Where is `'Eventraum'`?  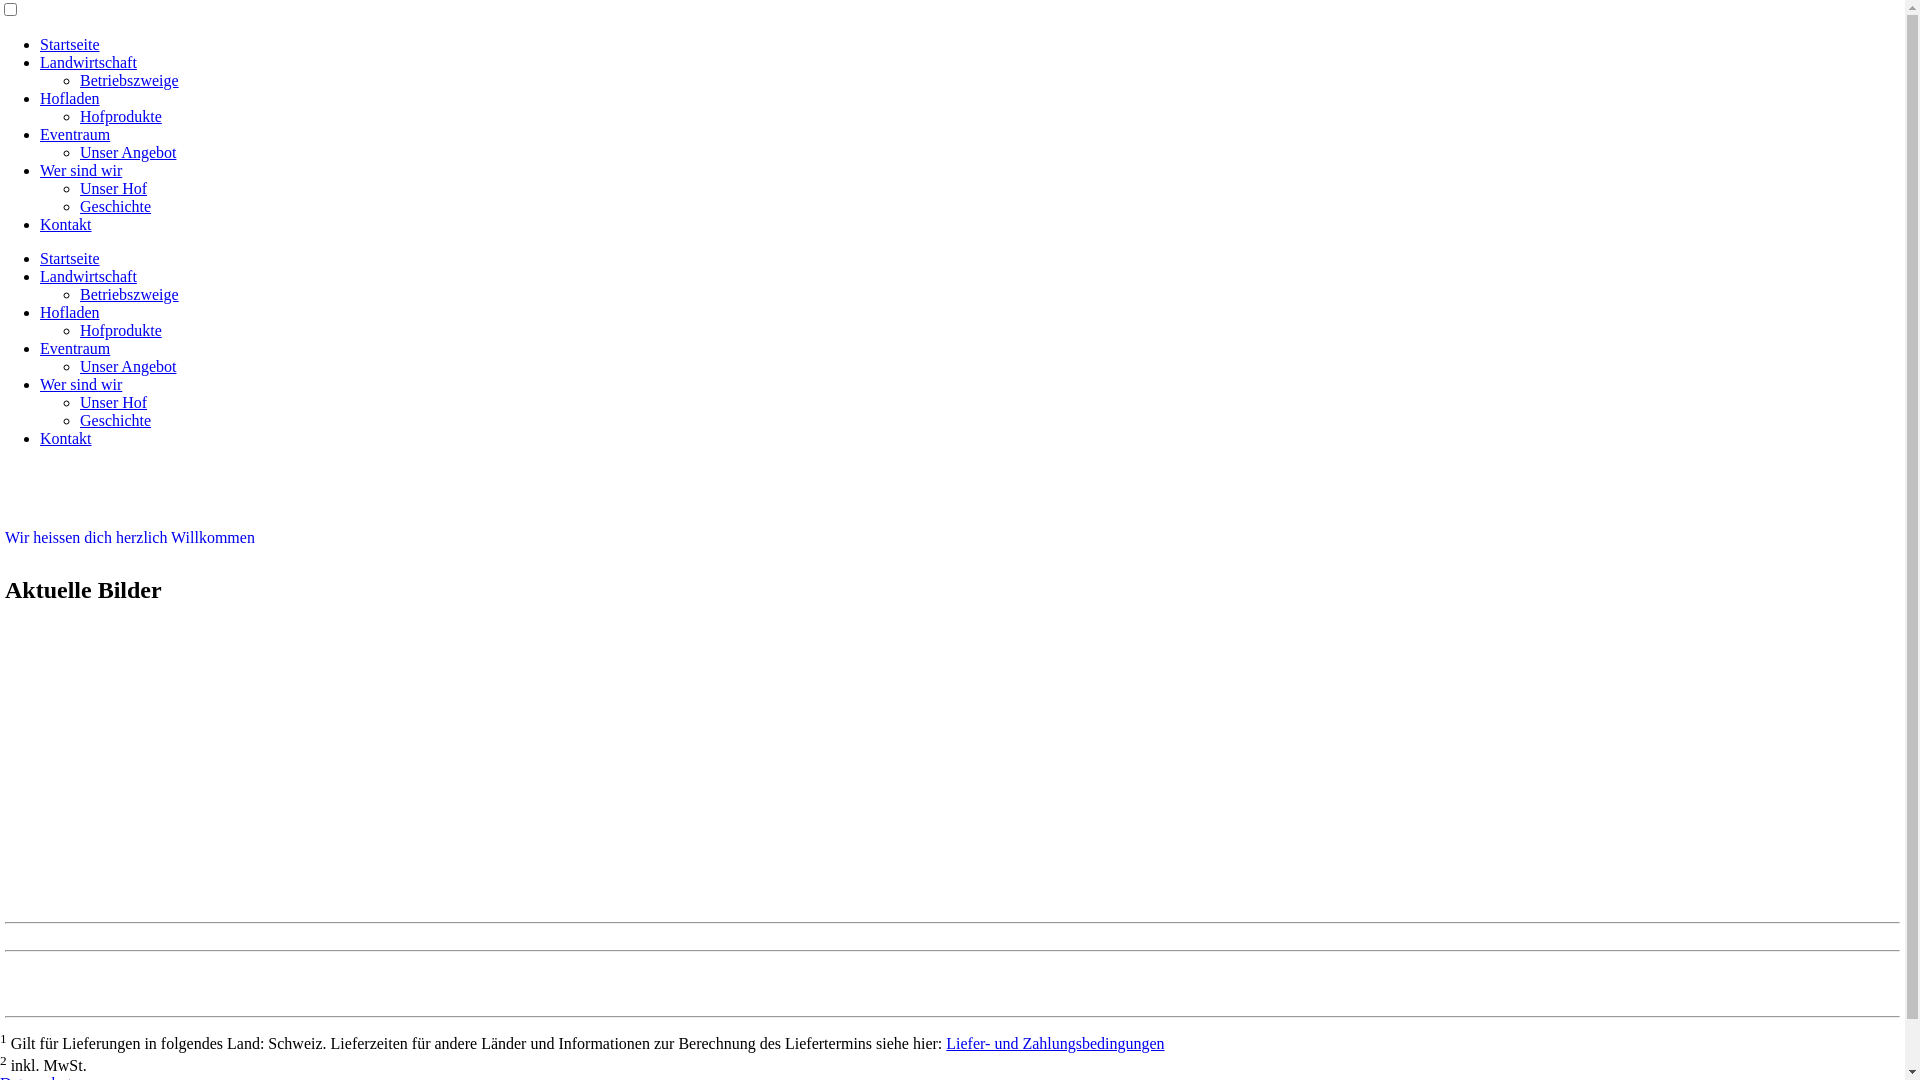
'Eventraum' is located at coordinates (75, 347).